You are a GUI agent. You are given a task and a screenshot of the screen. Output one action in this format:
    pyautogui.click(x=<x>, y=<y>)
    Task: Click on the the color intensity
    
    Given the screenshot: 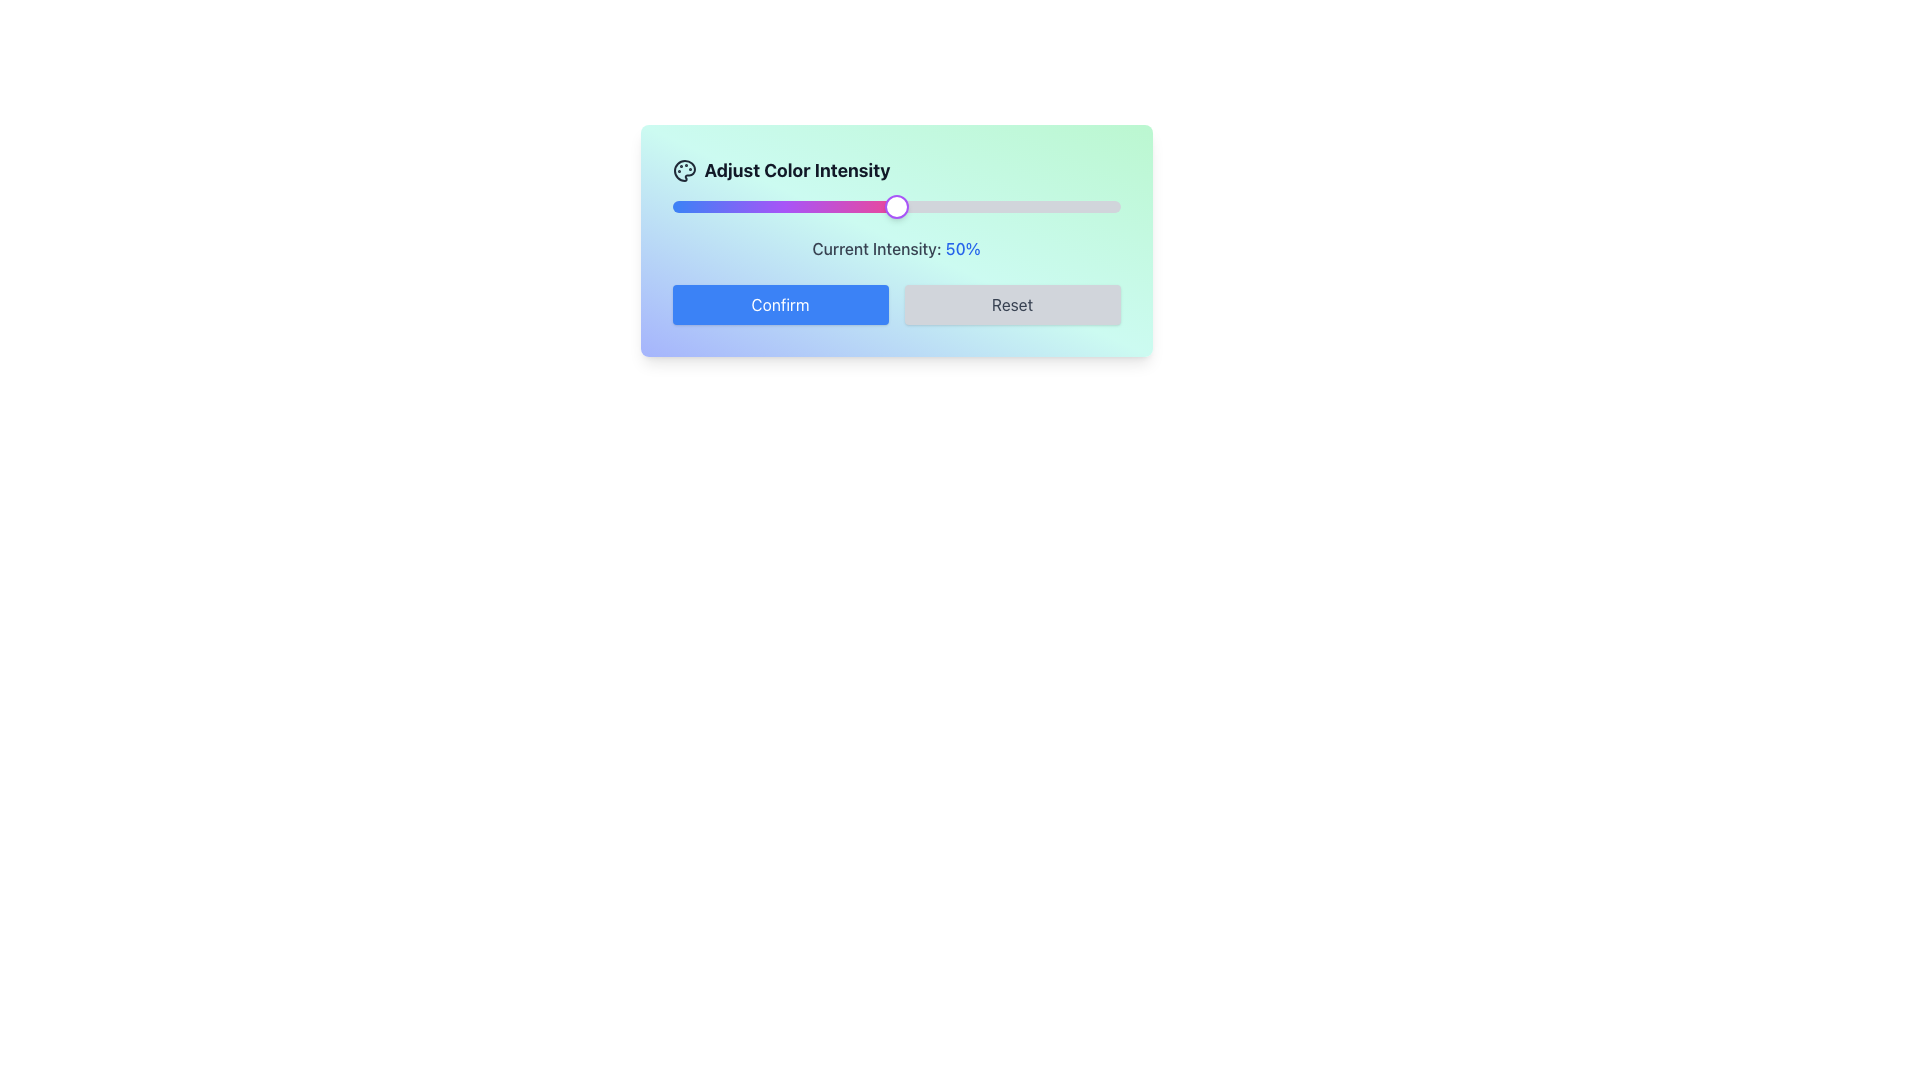 What is the action you would take?
    pyautogui.click(x=869, y=207)
    